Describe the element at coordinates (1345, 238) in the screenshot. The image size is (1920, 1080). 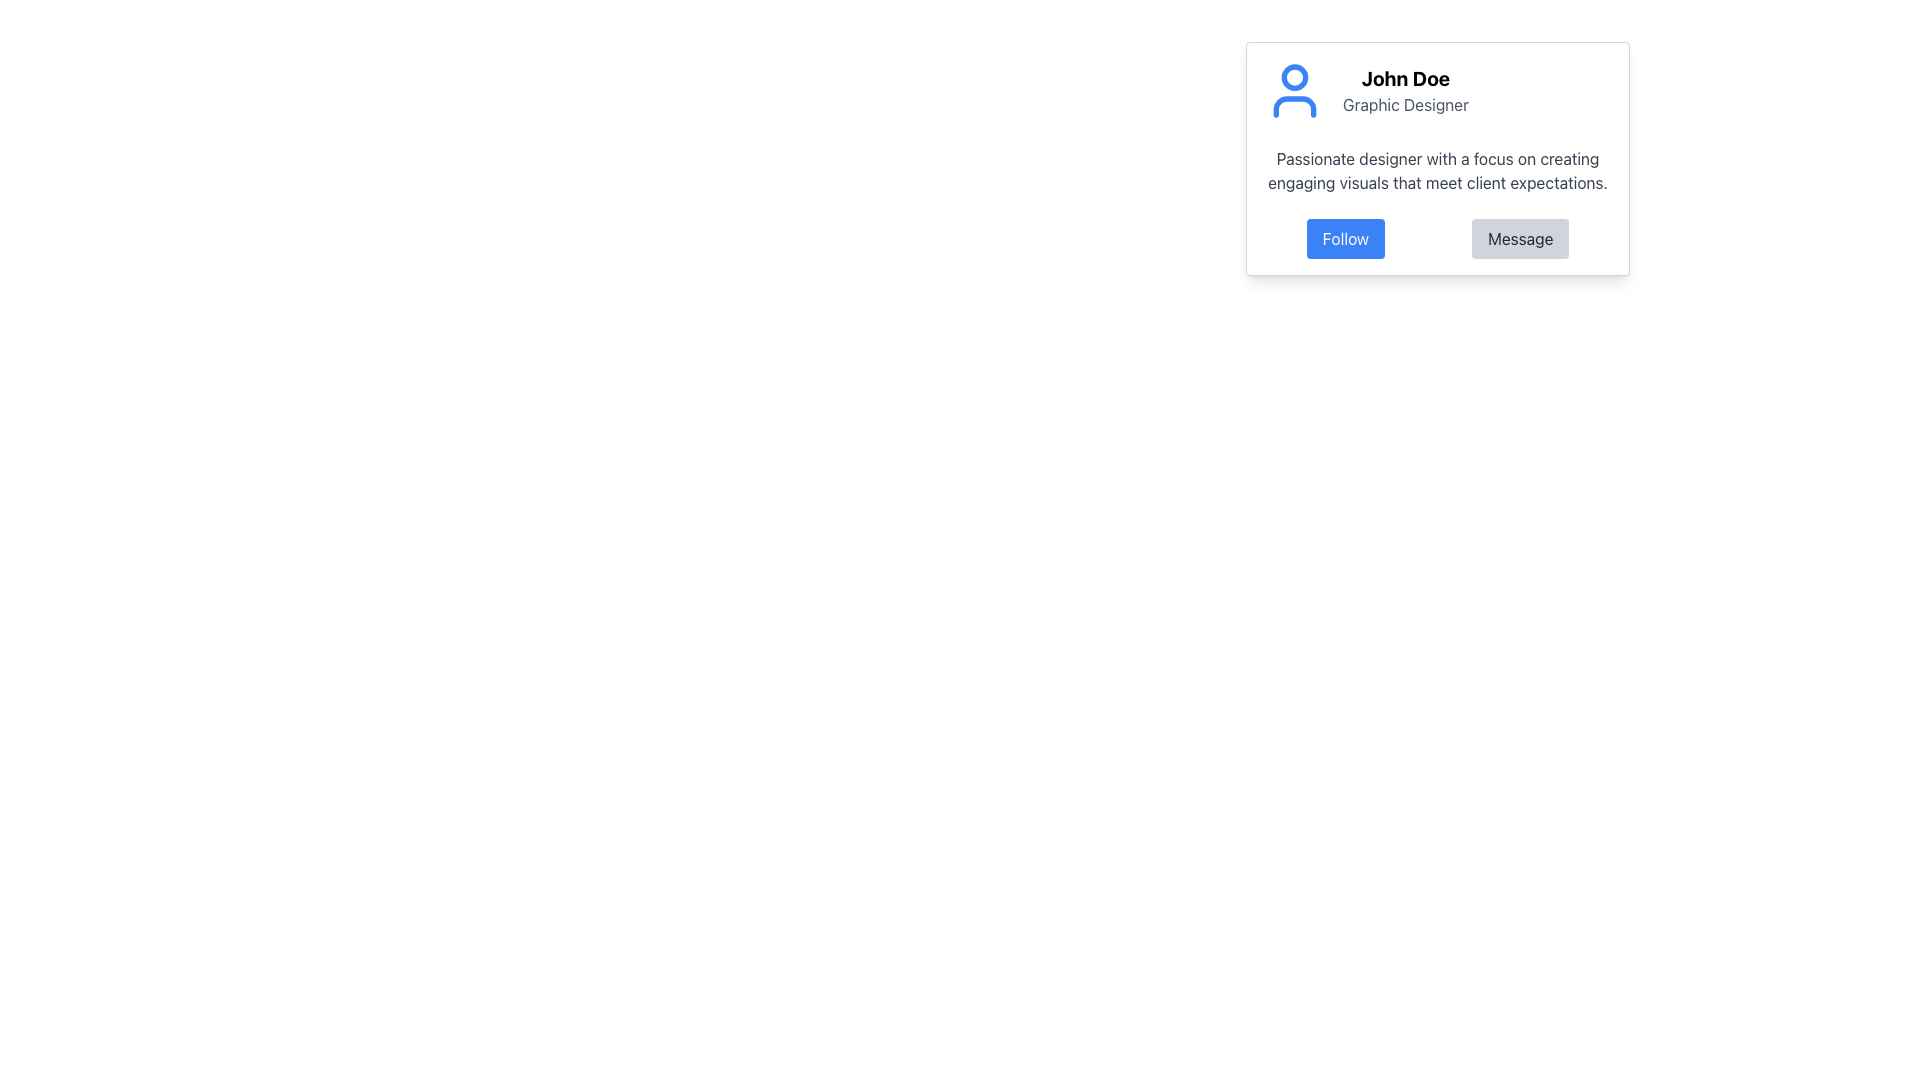
I see `the 'Follow' button located to the left of the 'Message' button` at that location.